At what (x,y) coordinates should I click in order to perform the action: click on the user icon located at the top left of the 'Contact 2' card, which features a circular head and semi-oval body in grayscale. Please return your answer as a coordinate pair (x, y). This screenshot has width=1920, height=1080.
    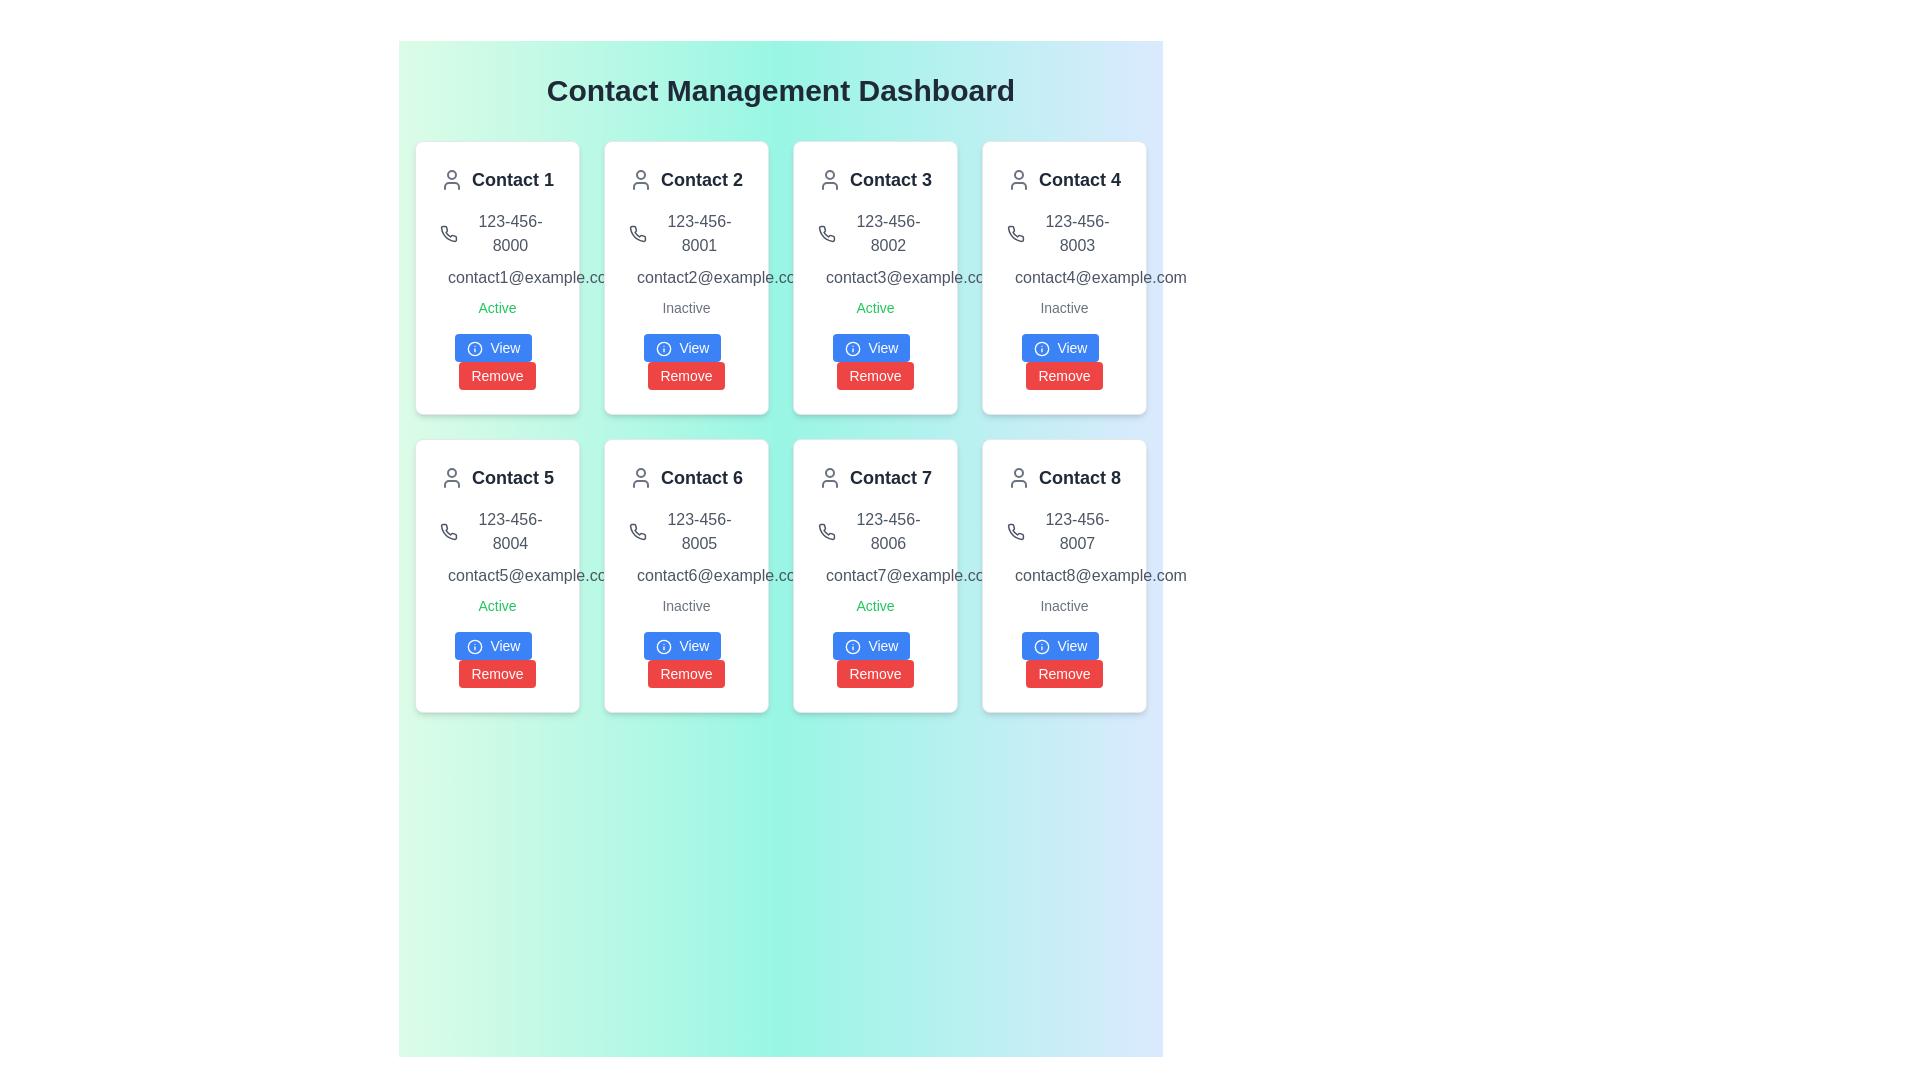
    Looking at the image, I should click on (641, 180).